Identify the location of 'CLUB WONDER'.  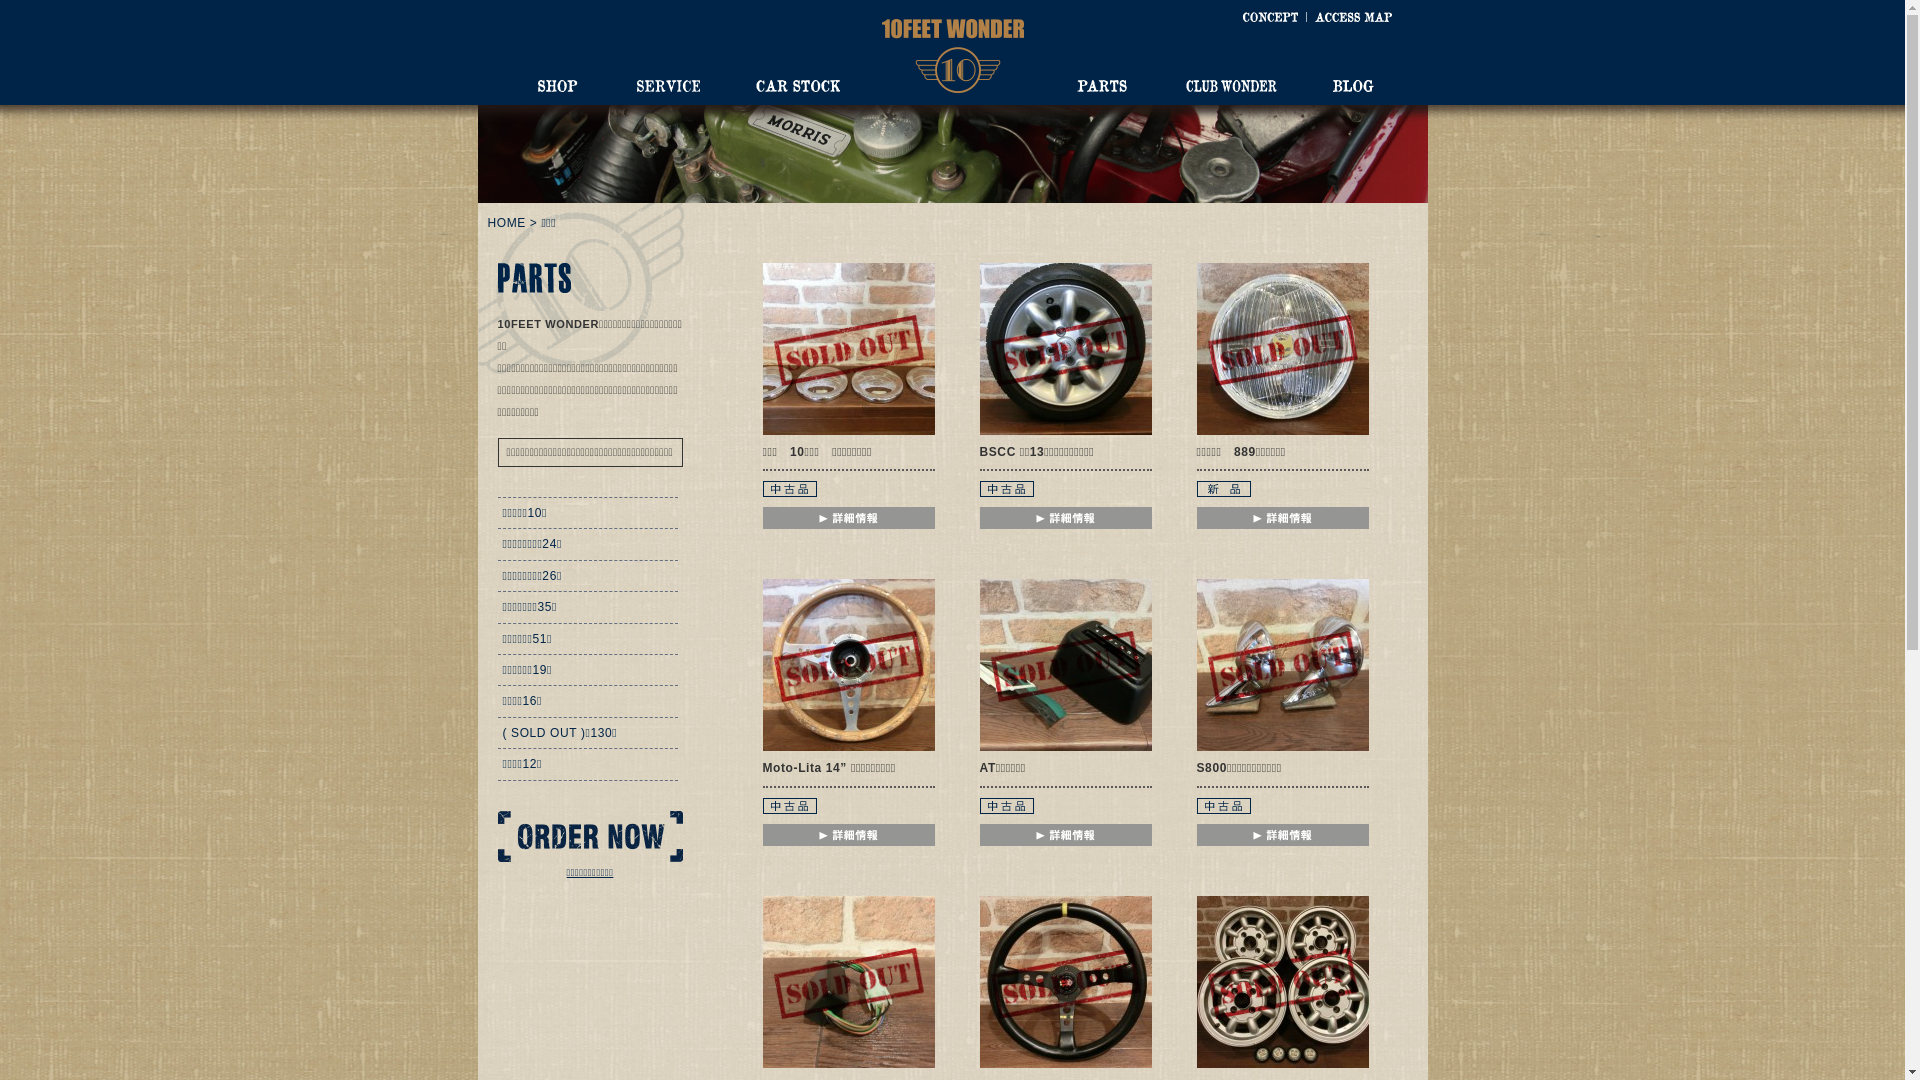
(1185, 84).